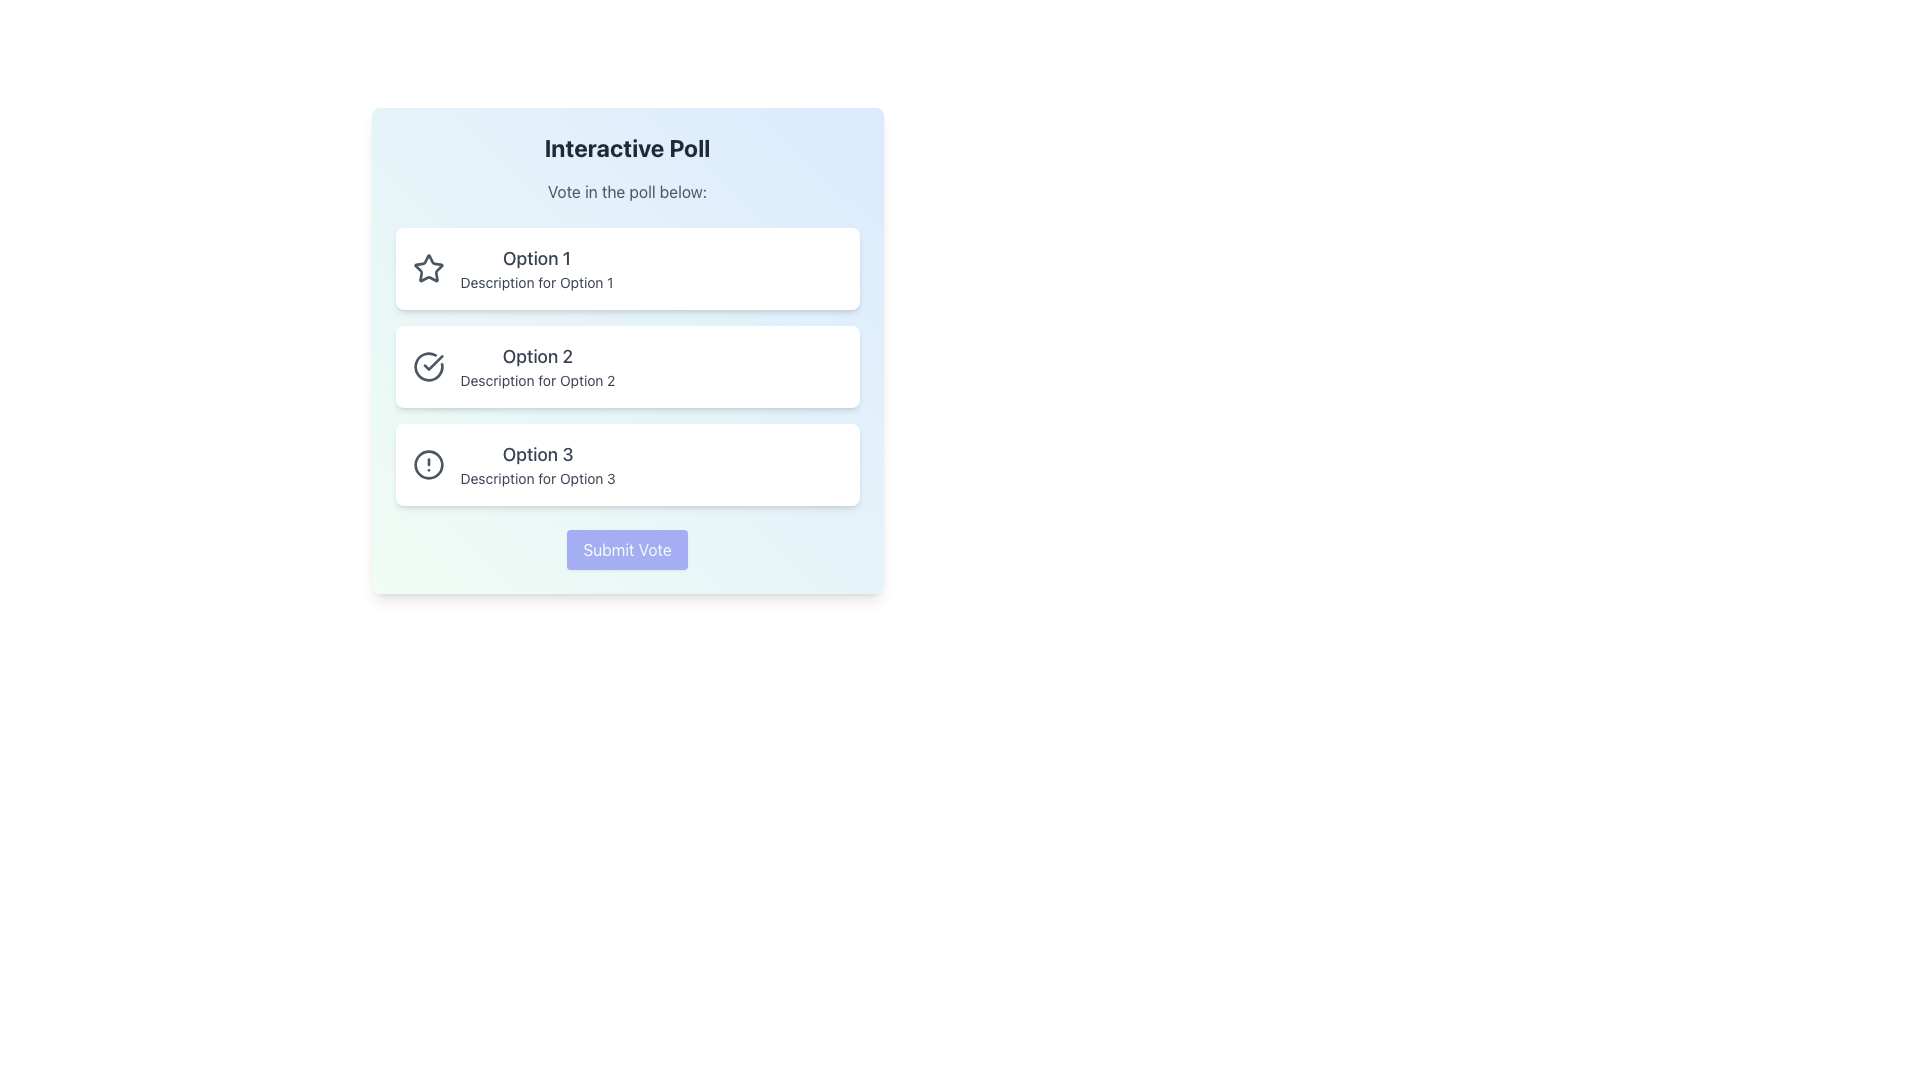 The width and height of the screenshot is (1920, 1080). What do you see at coordinates (626, 366) in the screenshot?
I see `the selectable option card in the voting interface, positioned between 'Option 1' and 'Option 3' in the vertically stacked list` at bounding box center [626, 366].